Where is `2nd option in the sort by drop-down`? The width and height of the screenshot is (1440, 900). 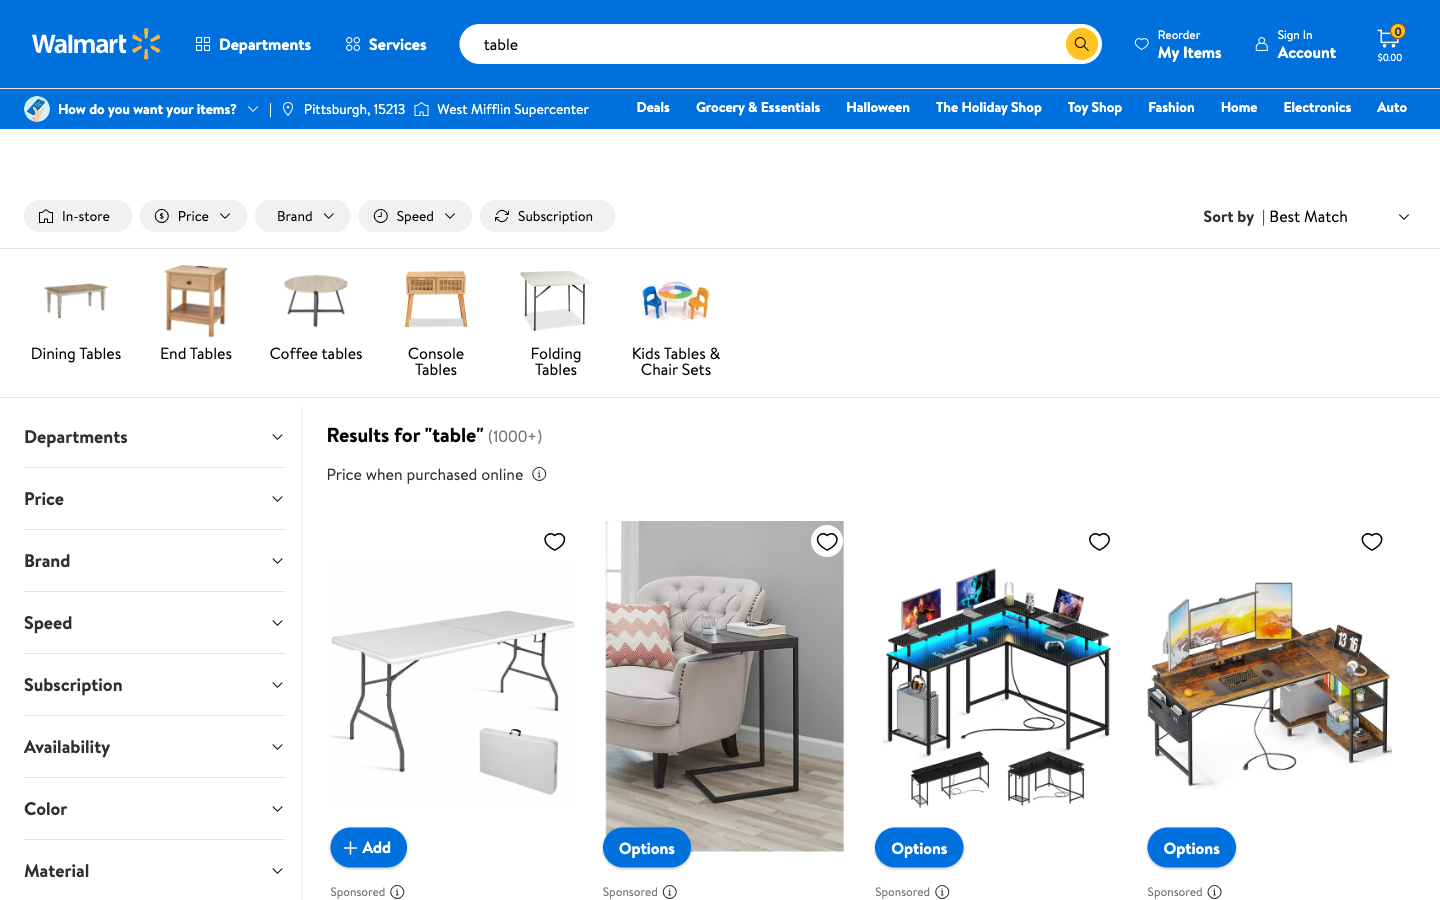 2nd option in the sort by drop-down is located at coordinates (1339, 216).